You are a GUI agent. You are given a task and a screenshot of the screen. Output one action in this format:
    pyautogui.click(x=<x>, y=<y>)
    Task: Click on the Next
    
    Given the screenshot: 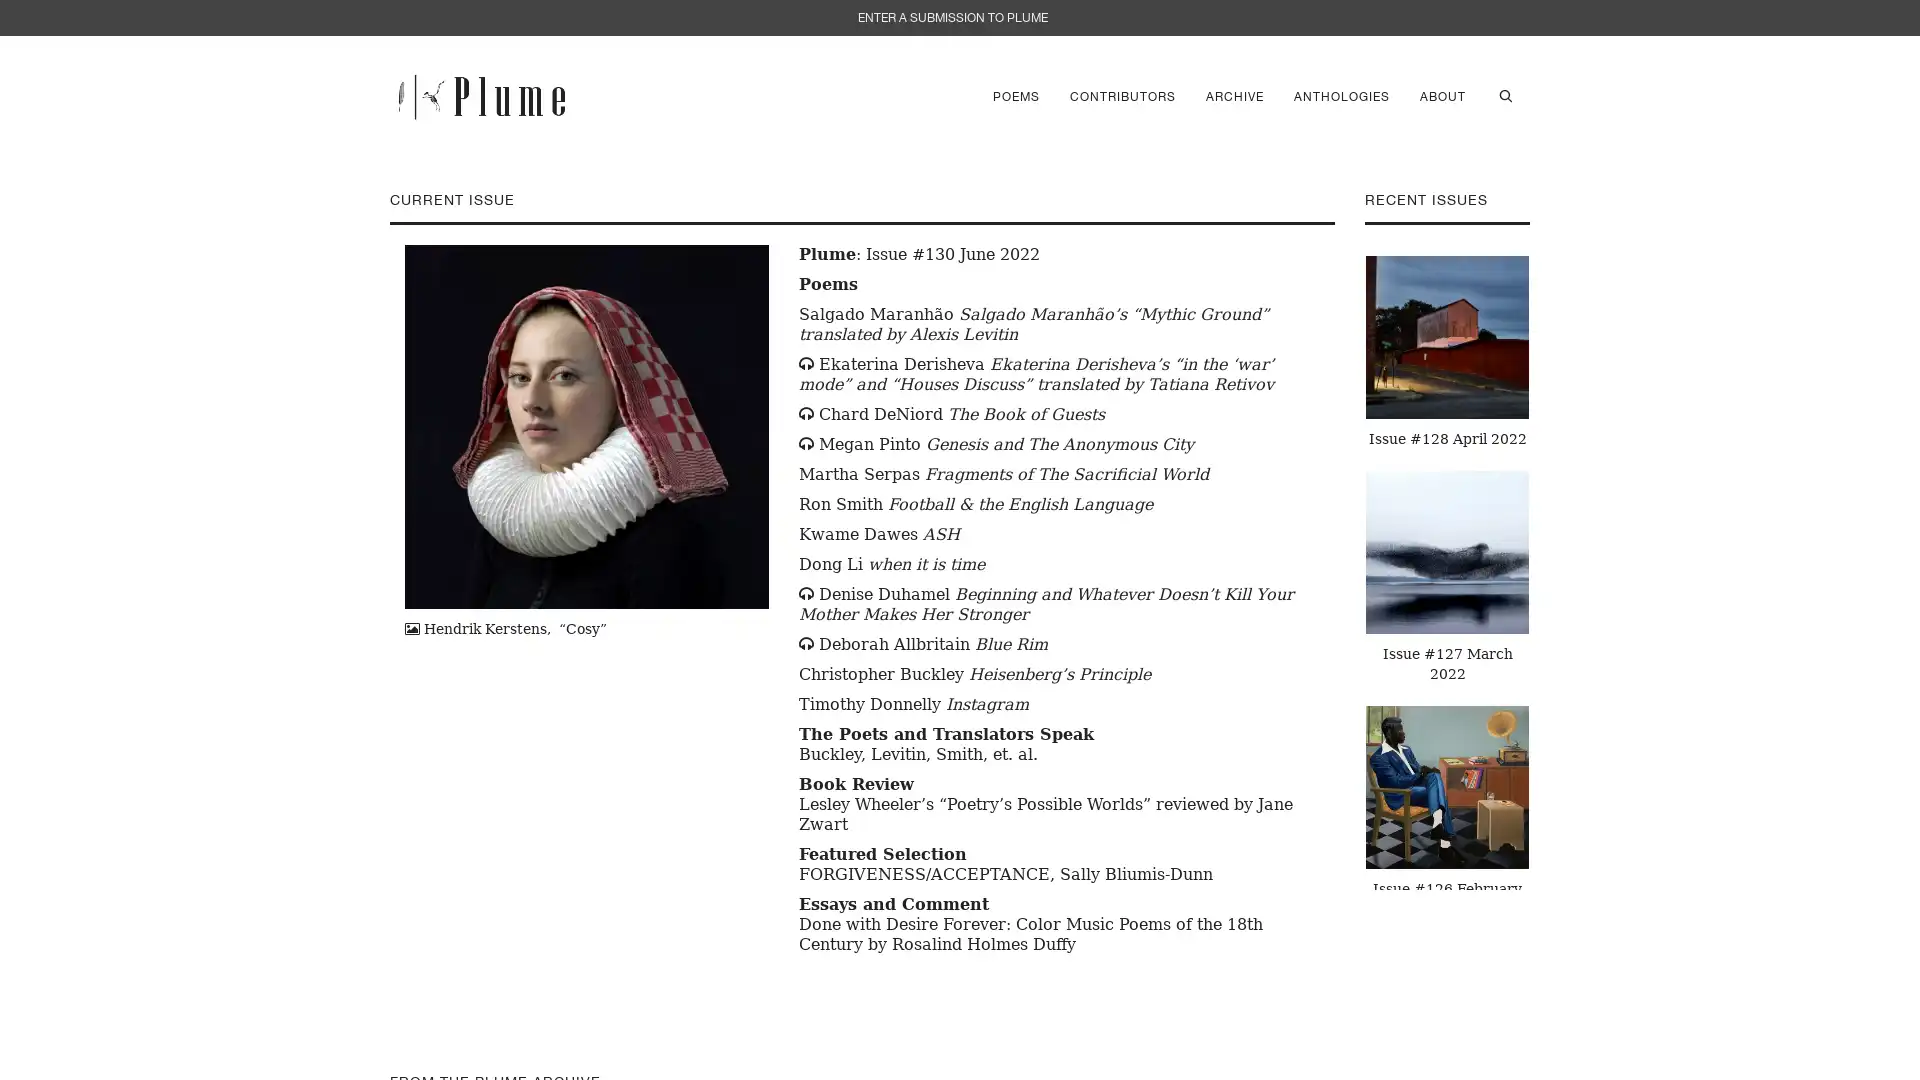 What is the action you would take?
    pyautogui.click(x=1544, y=567)
    